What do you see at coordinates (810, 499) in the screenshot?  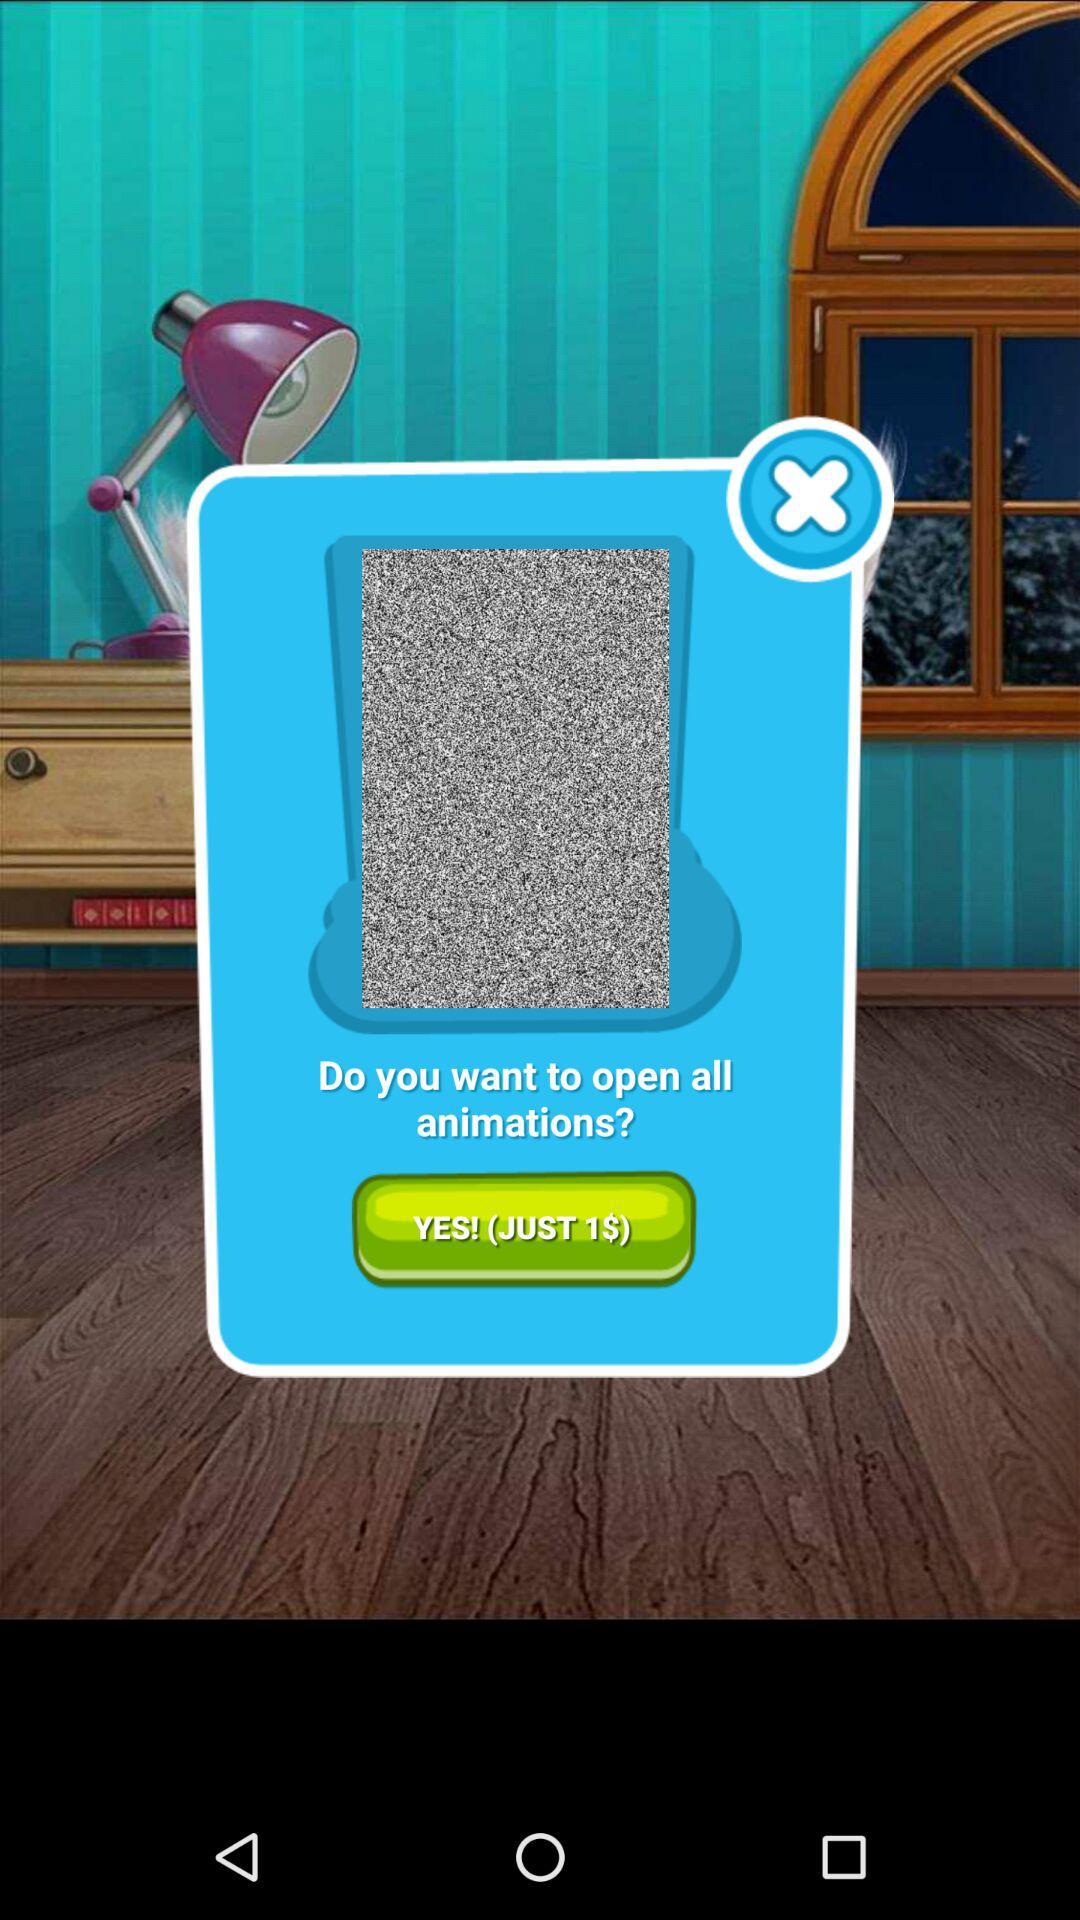 I see `icon above do you want item` at bounding box center [810, 499].